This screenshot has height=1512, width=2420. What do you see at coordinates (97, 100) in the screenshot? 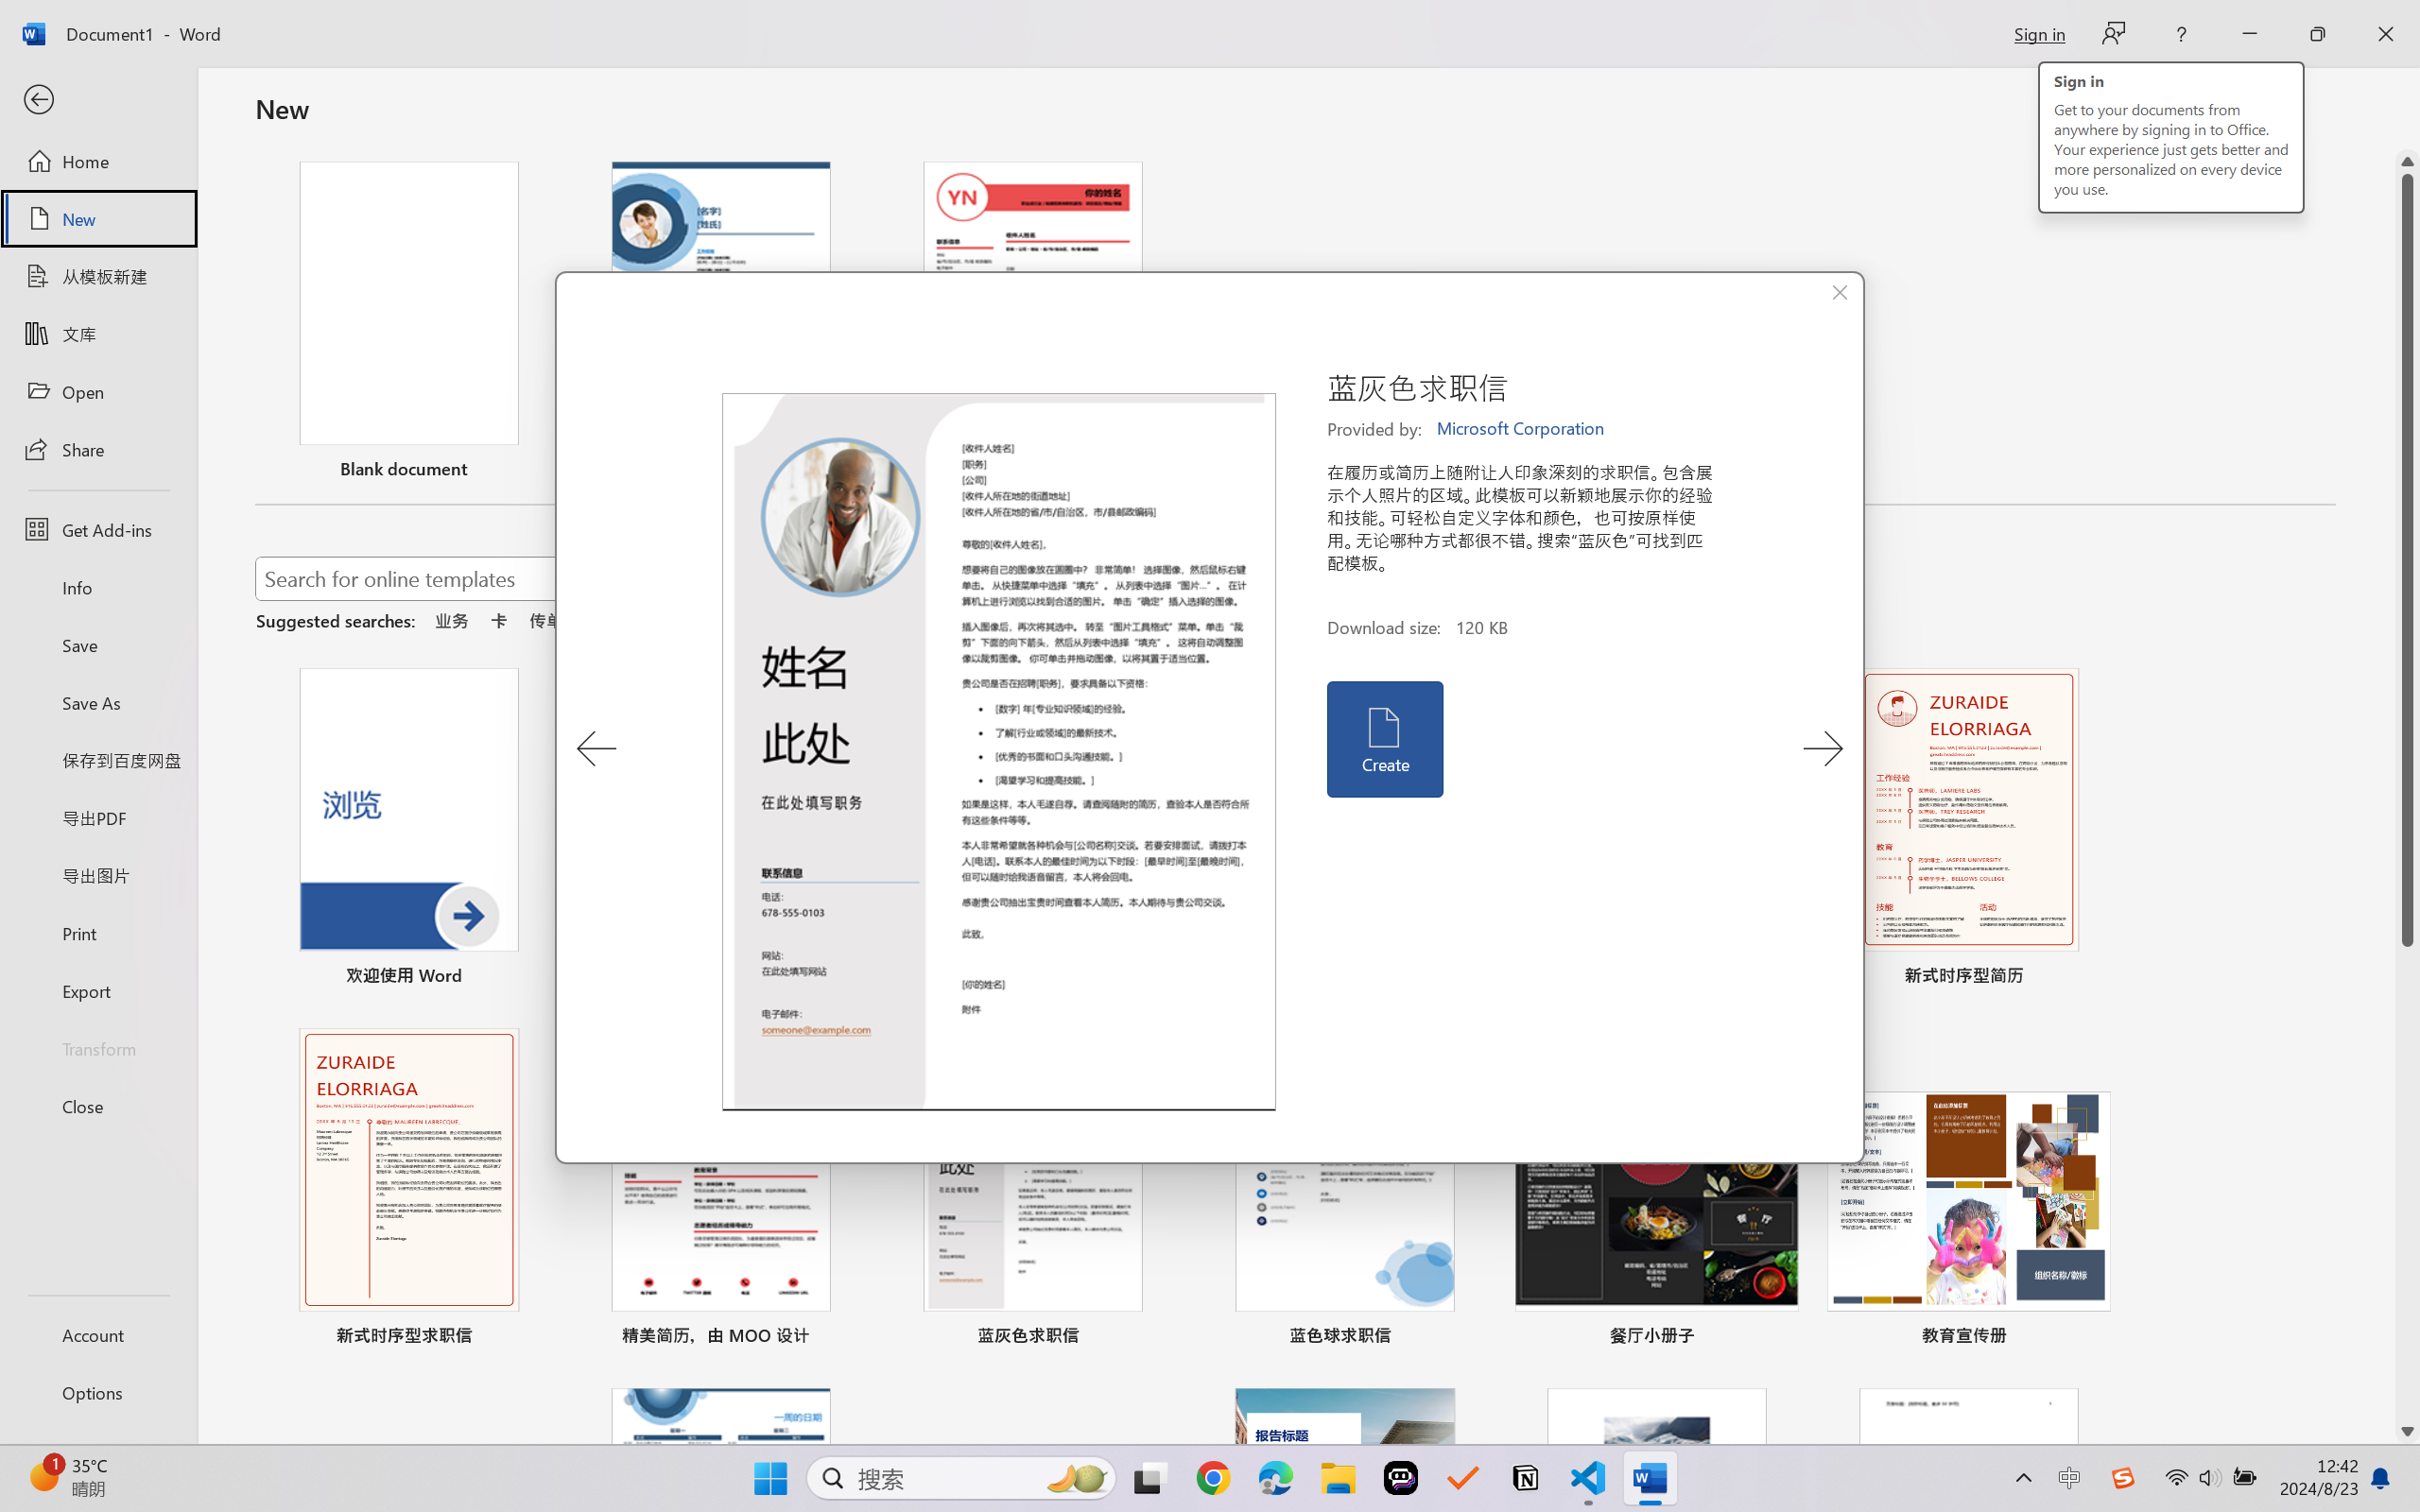
I see `'Back'` at bounding box center [97, 100].